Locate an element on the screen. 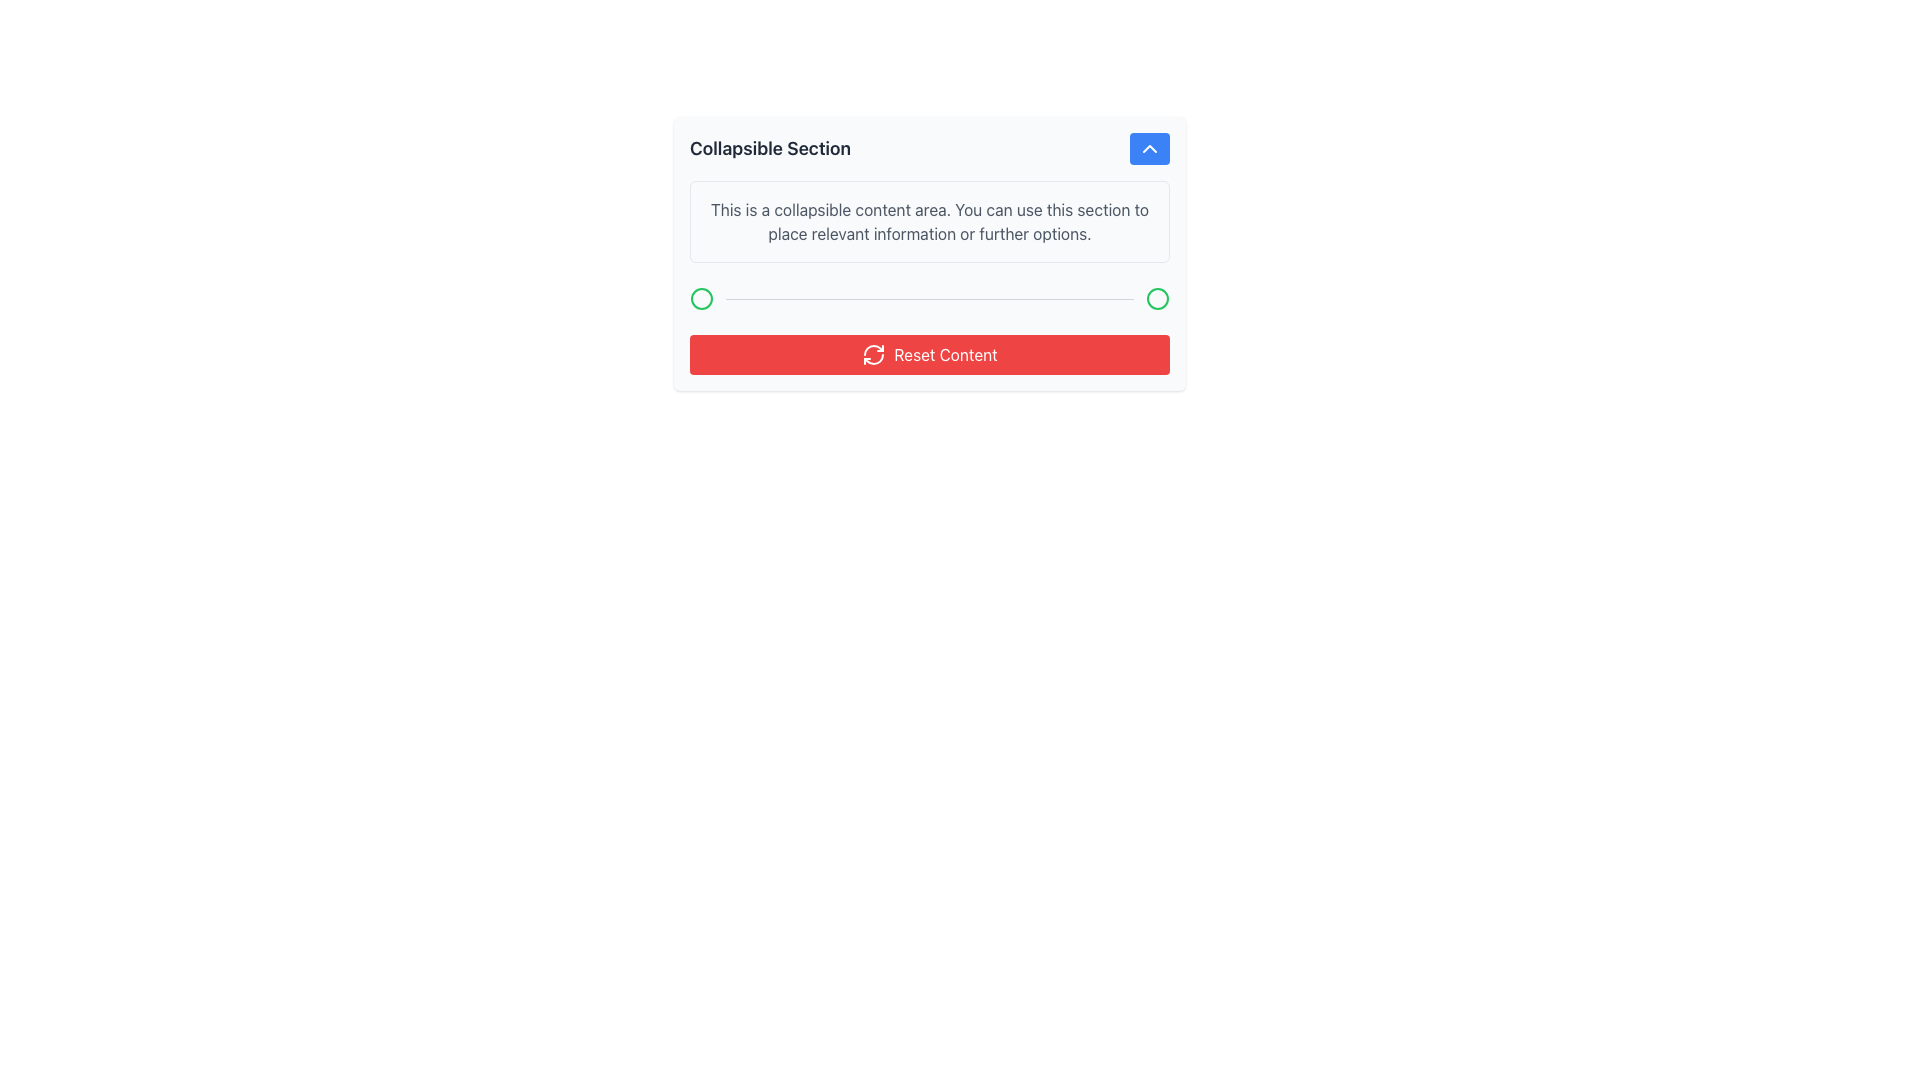 The image size is (1920, 1080). the Decorative Circle element, which is a circular shape with a green outline located inside a collapsible section near a text input field is located at coordinates (701, 299).